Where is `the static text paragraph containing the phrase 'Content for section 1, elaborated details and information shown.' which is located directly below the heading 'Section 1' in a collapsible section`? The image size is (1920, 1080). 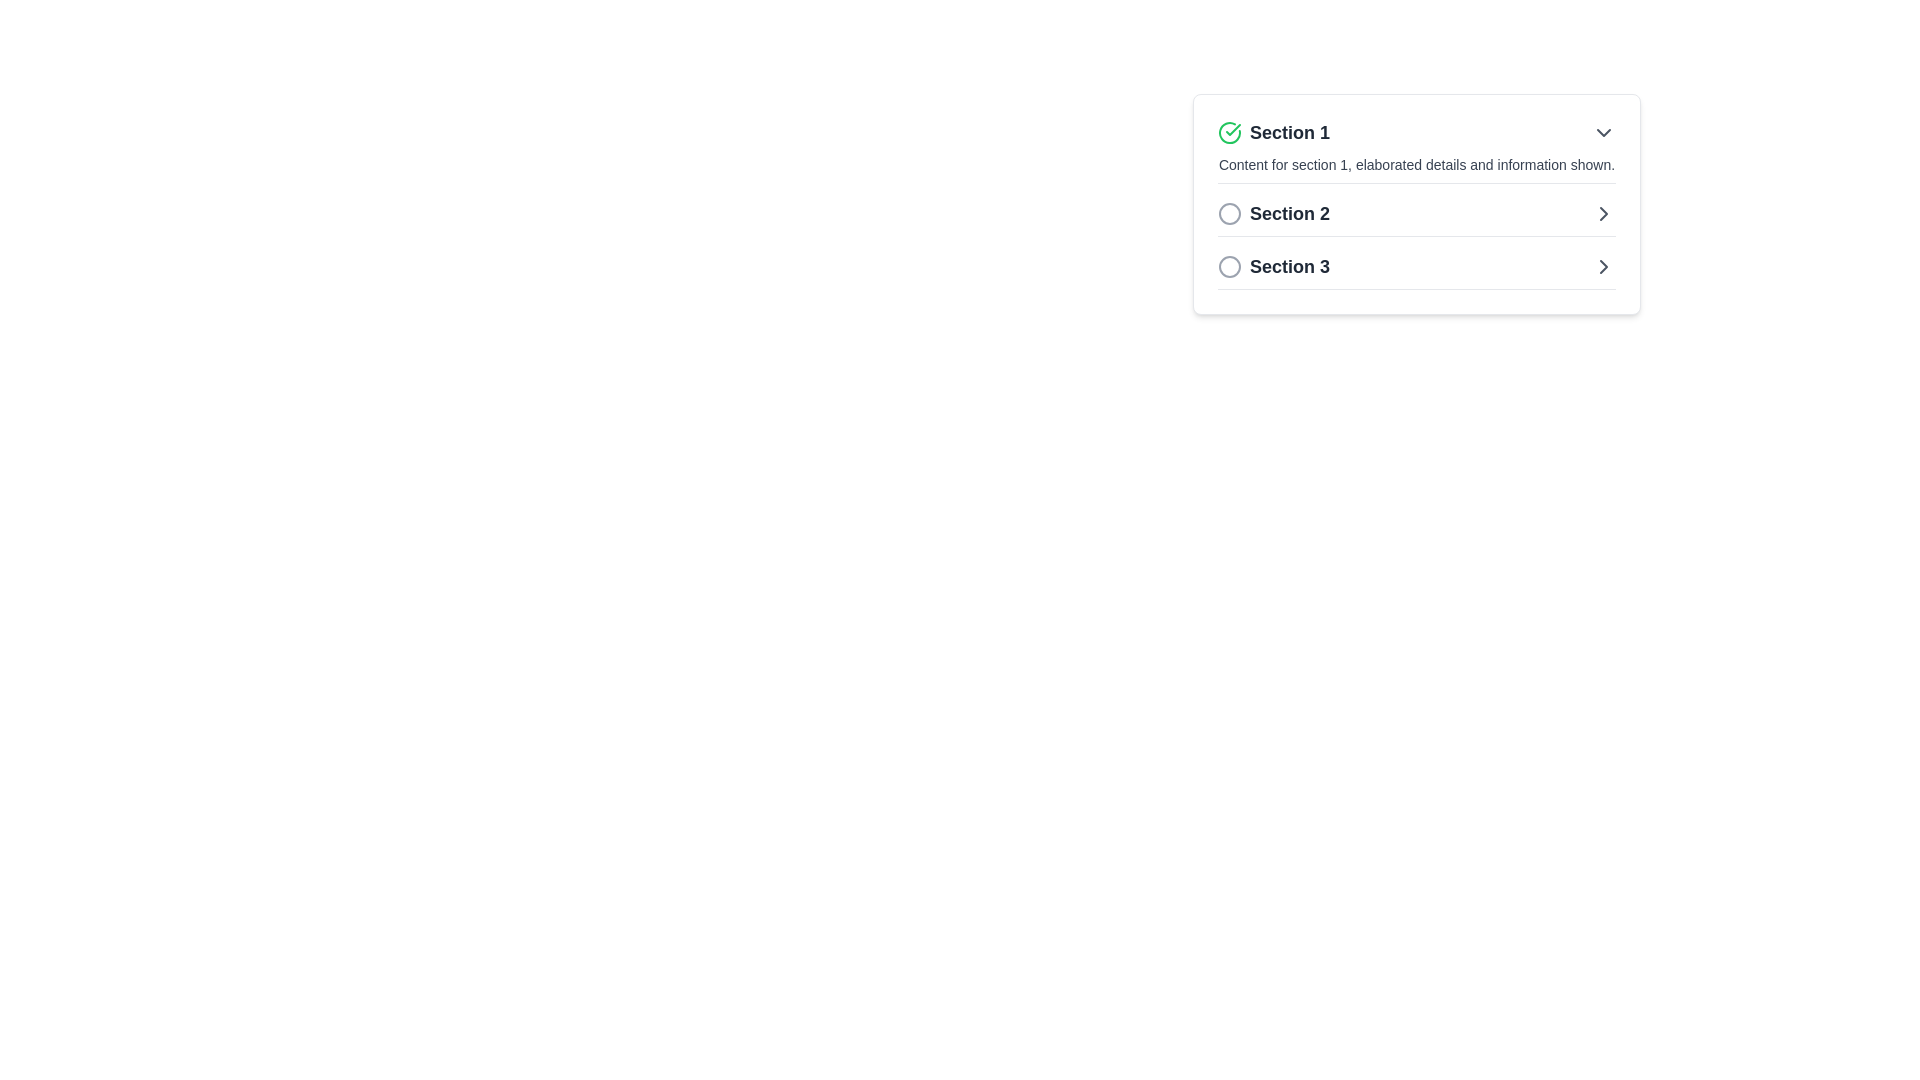
the static text paragraph containing the phrase 'Content for section 1, elaborated details and information shown.' which is located directly below the heading 'Section 1' in a collapsible section is located at coordinates (1415, 164).